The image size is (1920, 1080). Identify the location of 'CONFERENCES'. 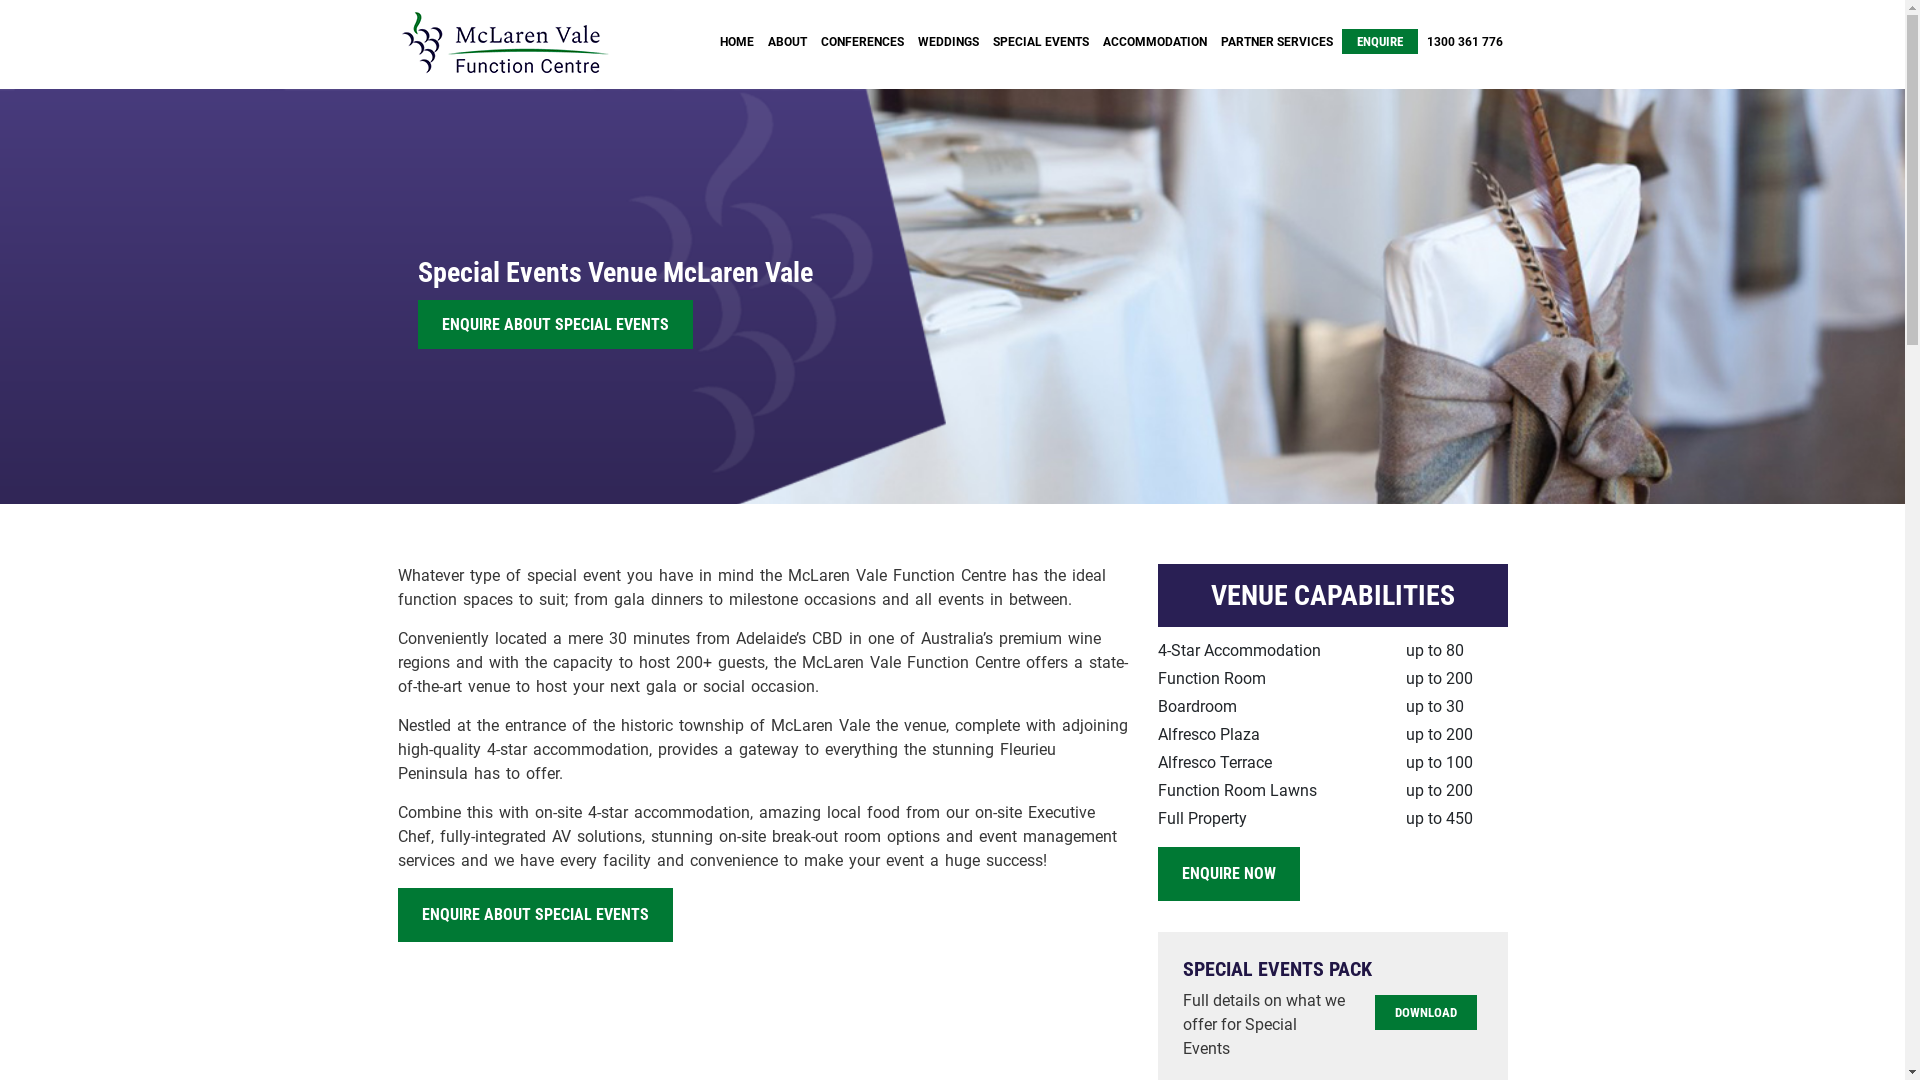
(862, 42).